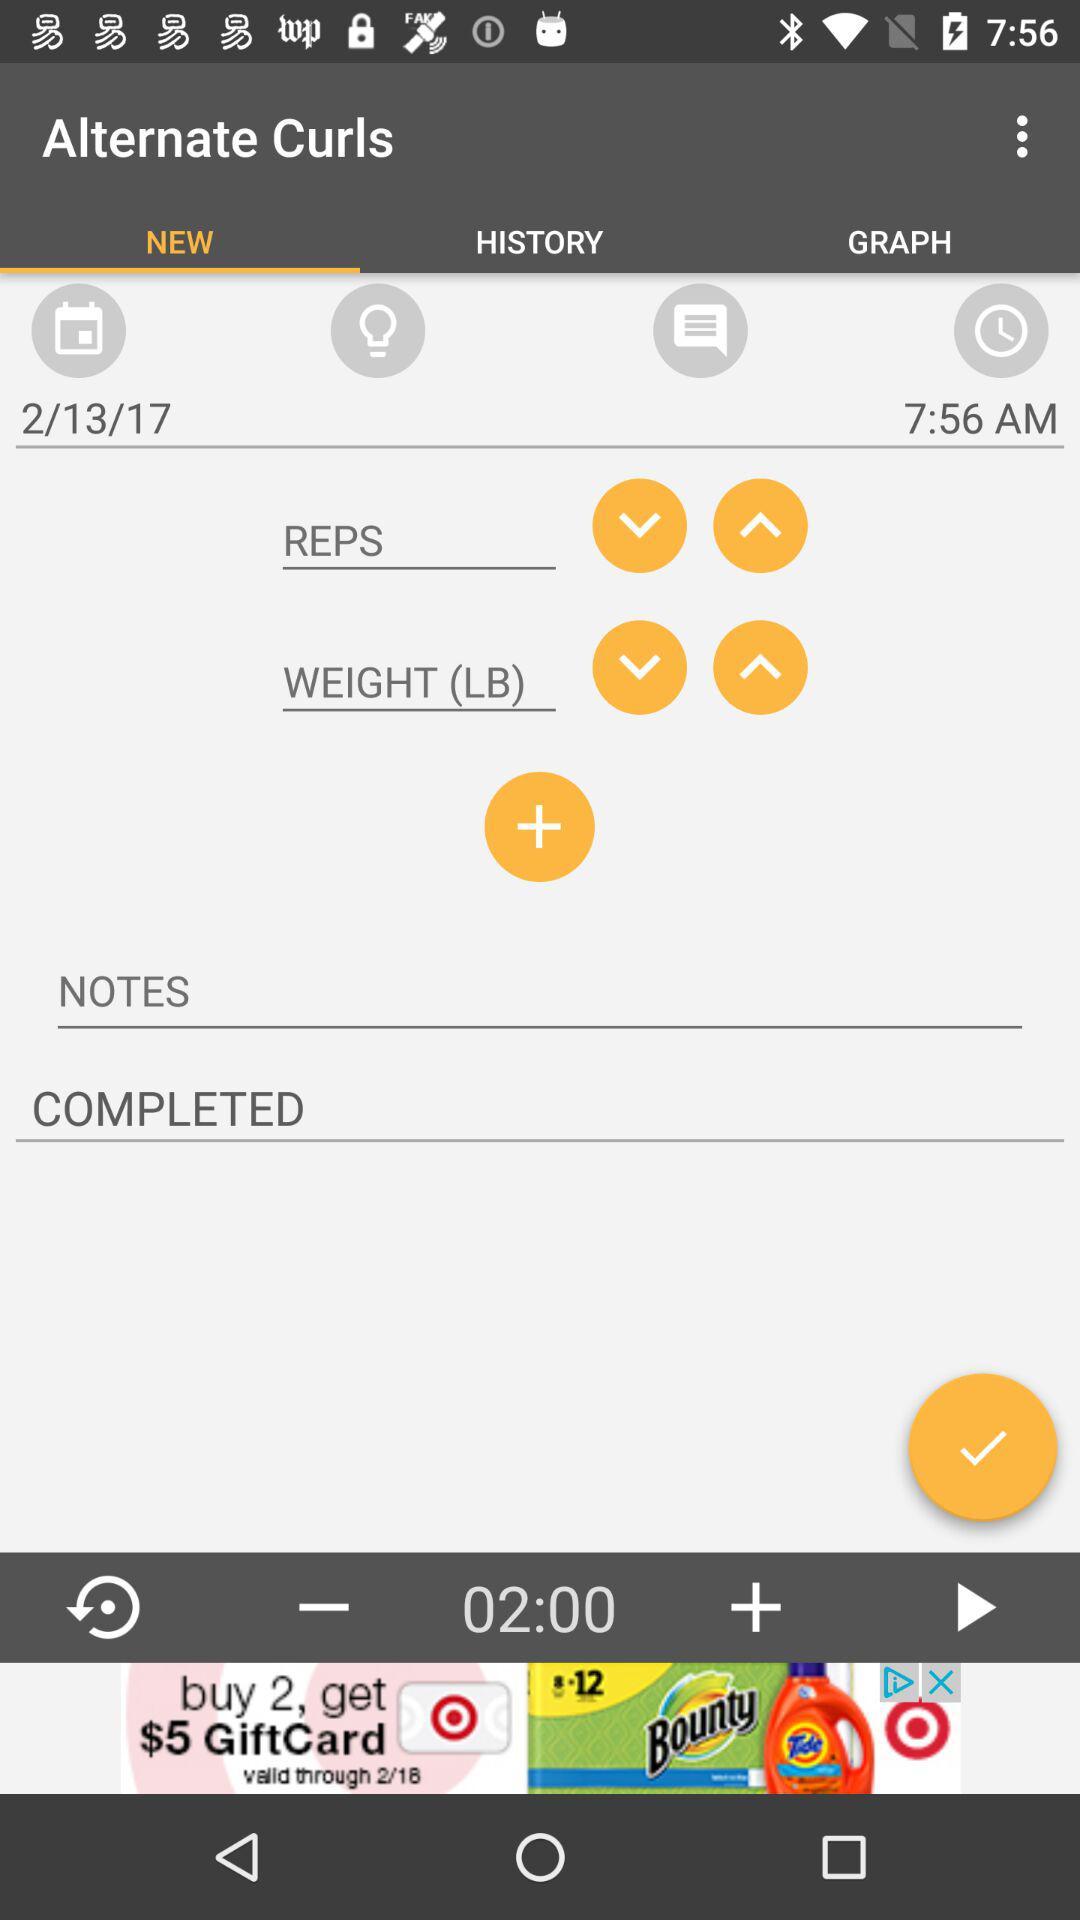 This screenshot has height=1920, width=1080. Describe the element at coordinates (981, 1455) in the screenshot. I see `ok option` at that location.